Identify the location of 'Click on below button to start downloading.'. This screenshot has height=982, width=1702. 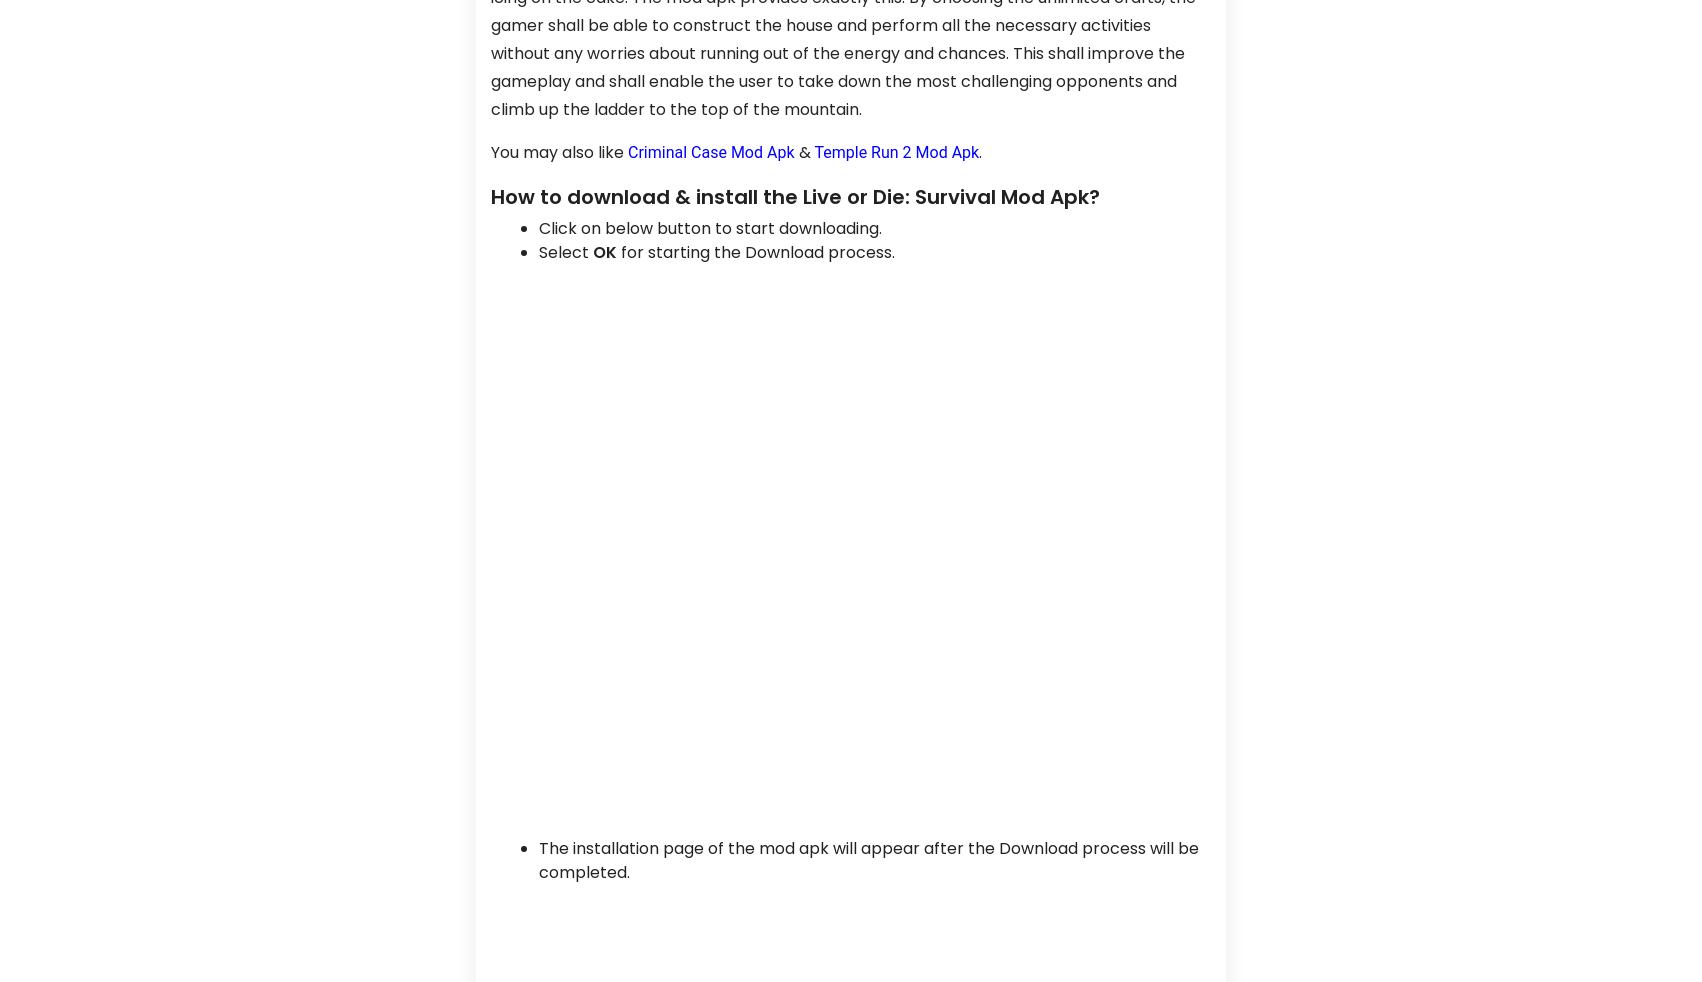
(709, 226).